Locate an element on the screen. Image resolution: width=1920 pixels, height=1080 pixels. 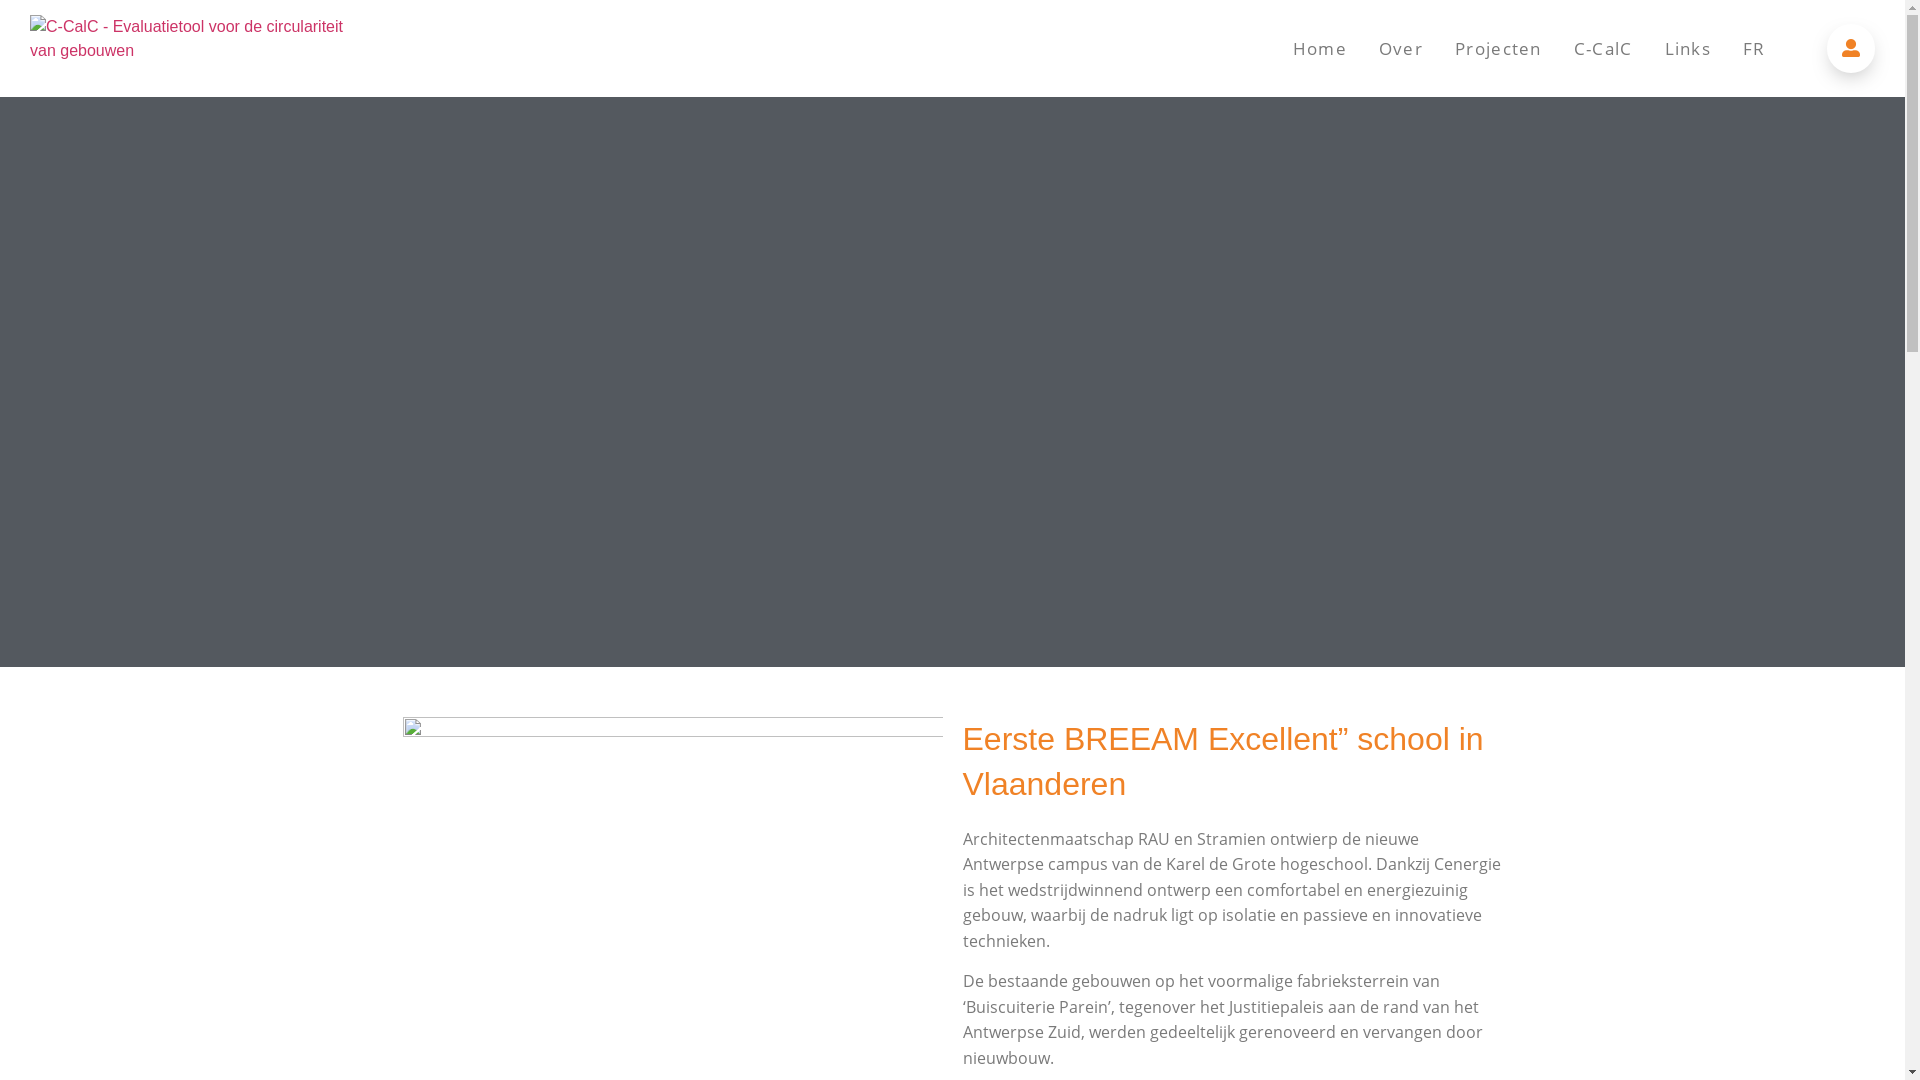
'FR' is located at coordinates (1753, 48).